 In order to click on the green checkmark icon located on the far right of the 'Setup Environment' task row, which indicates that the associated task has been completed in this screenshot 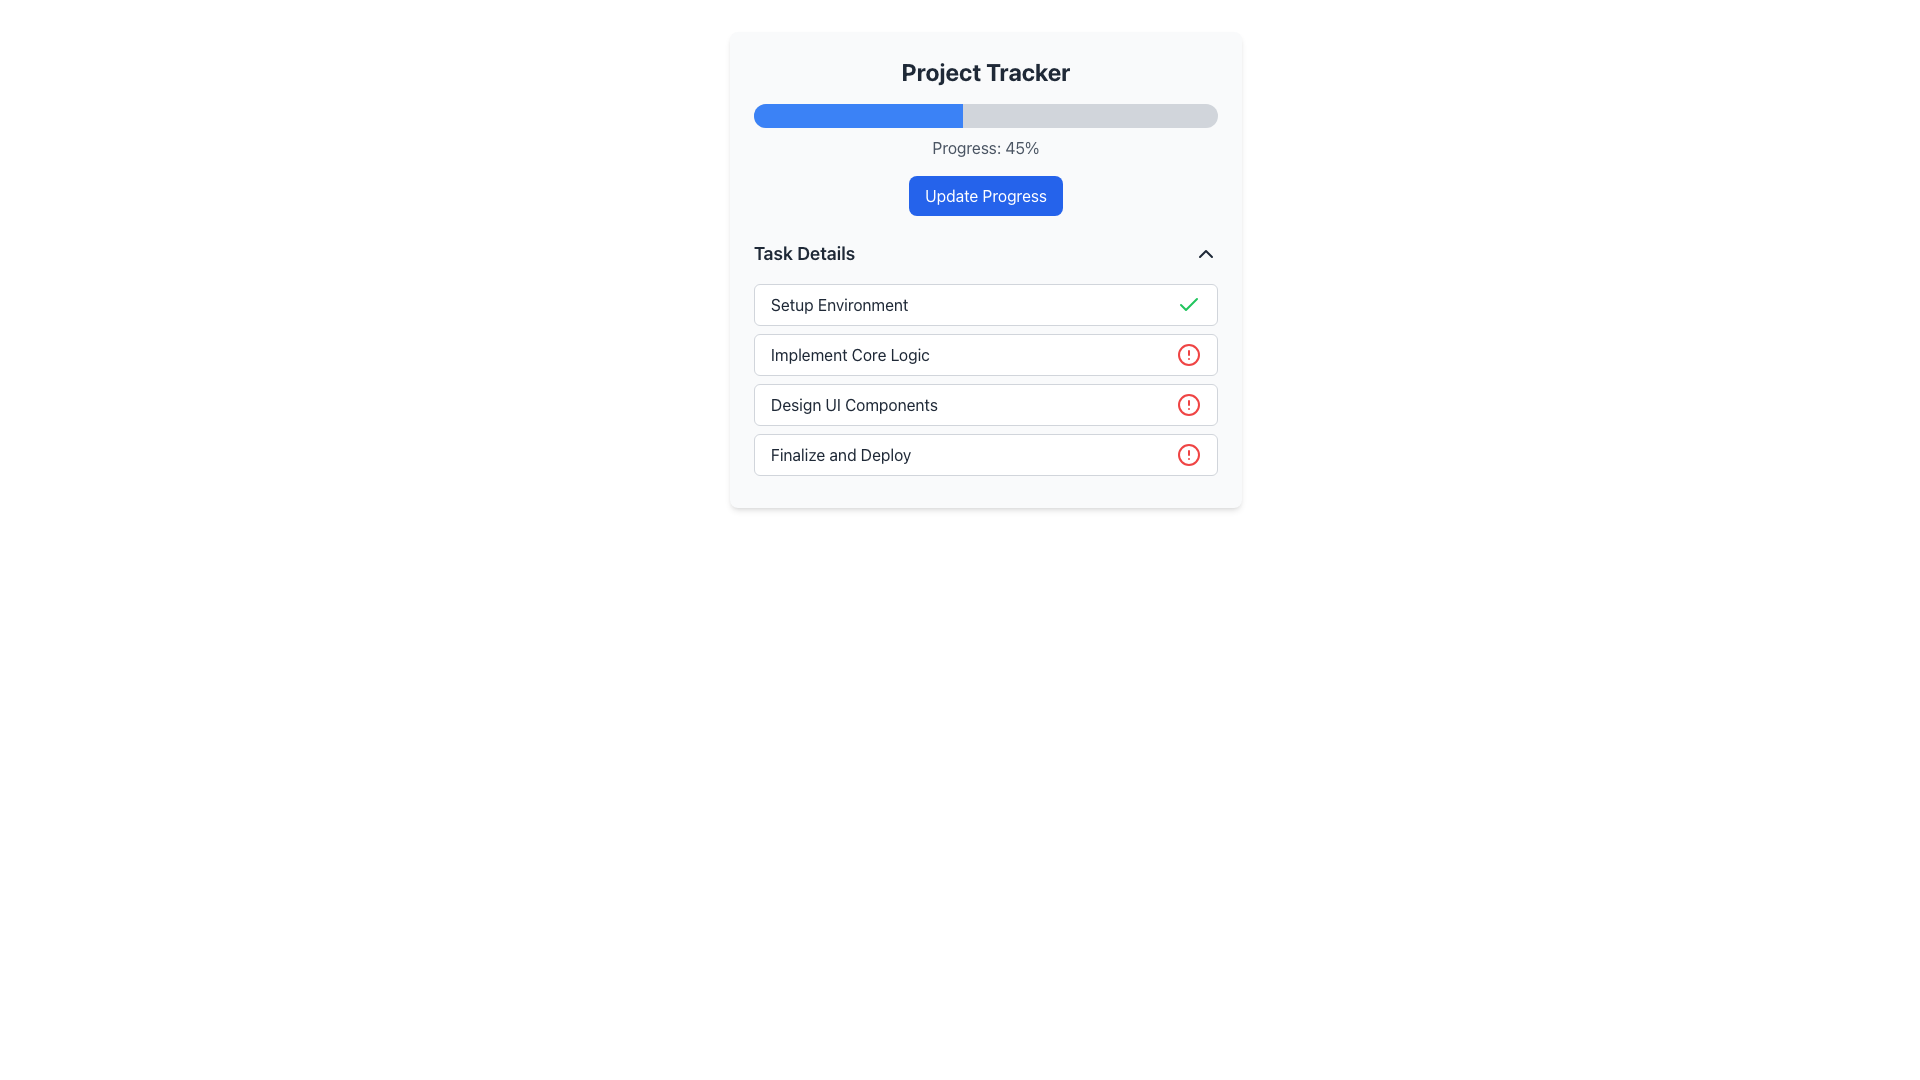, I will do `click(1189, 304)`.